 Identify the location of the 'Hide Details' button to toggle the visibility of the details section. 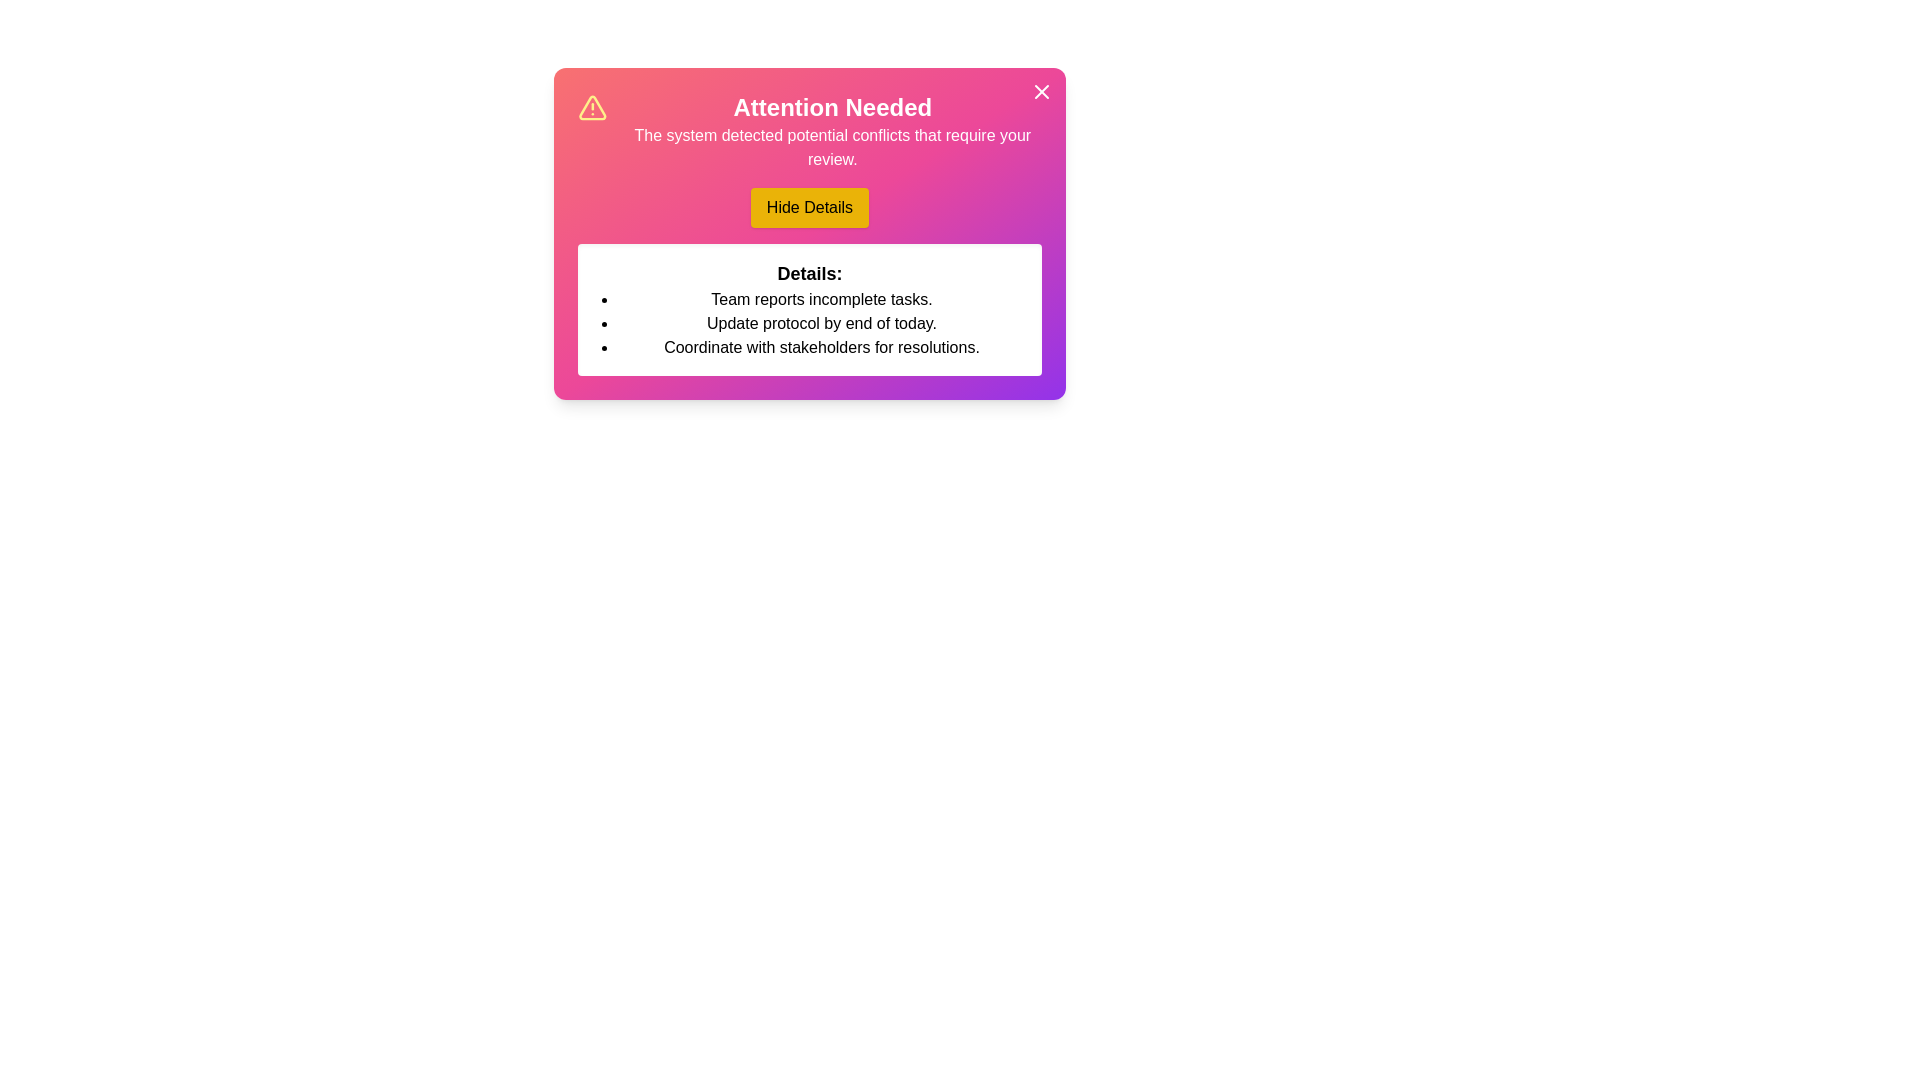
(810, 208).